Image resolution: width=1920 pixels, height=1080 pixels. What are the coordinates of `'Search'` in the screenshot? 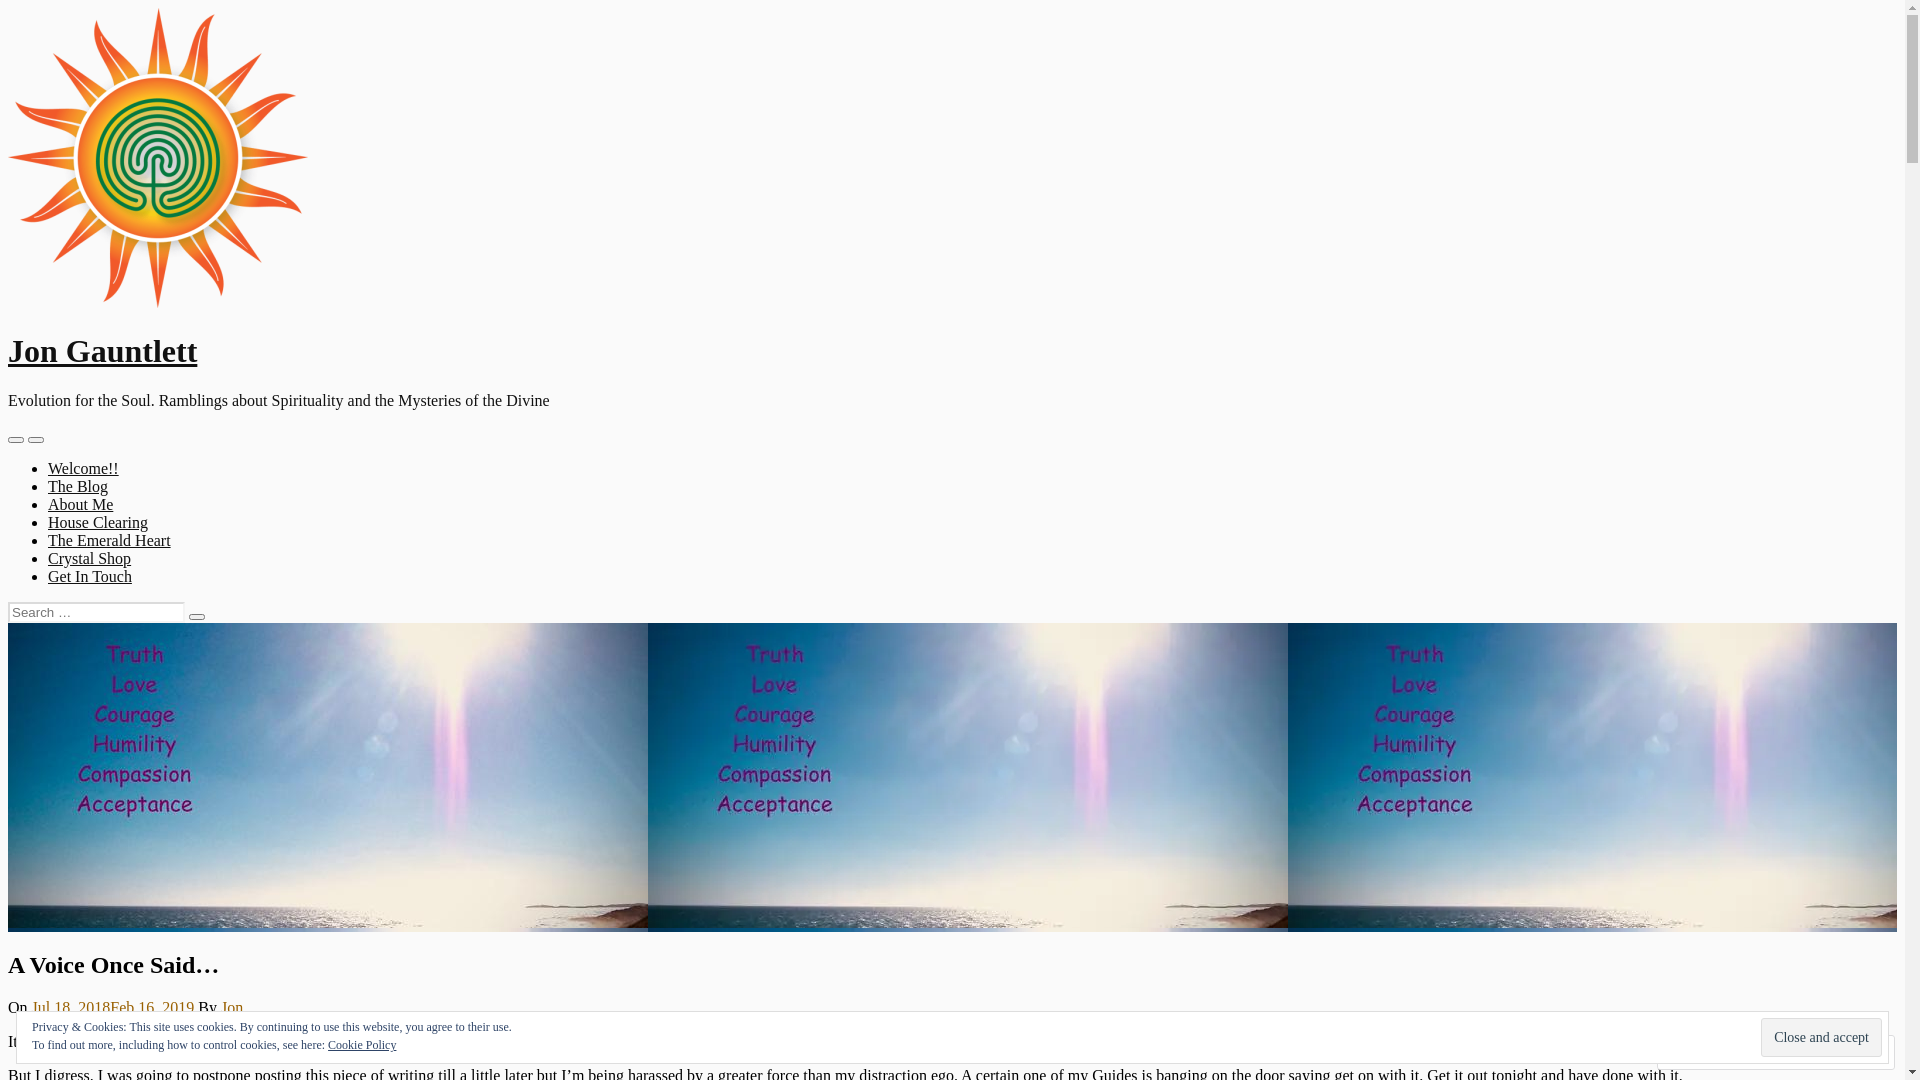 It's located at (196, 616).